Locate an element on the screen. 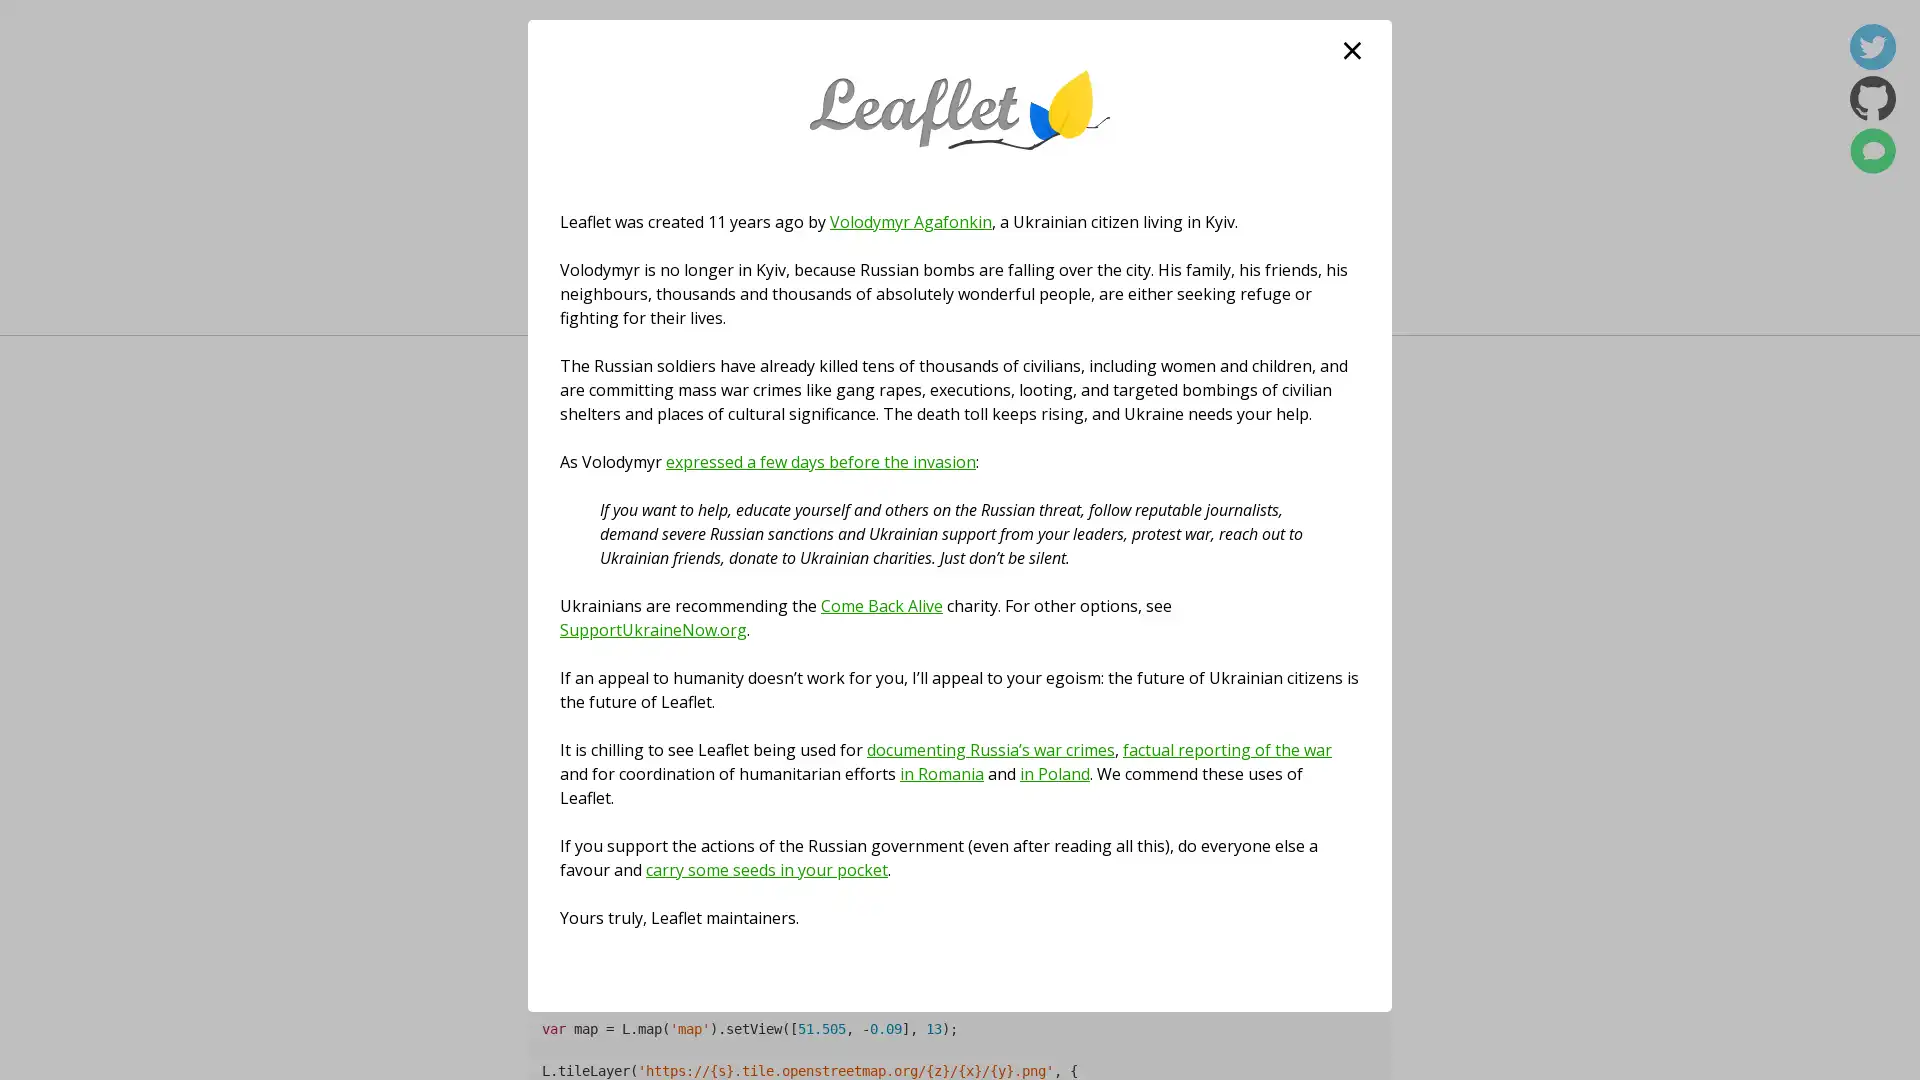  Marker is located at coordinates (960, 784).